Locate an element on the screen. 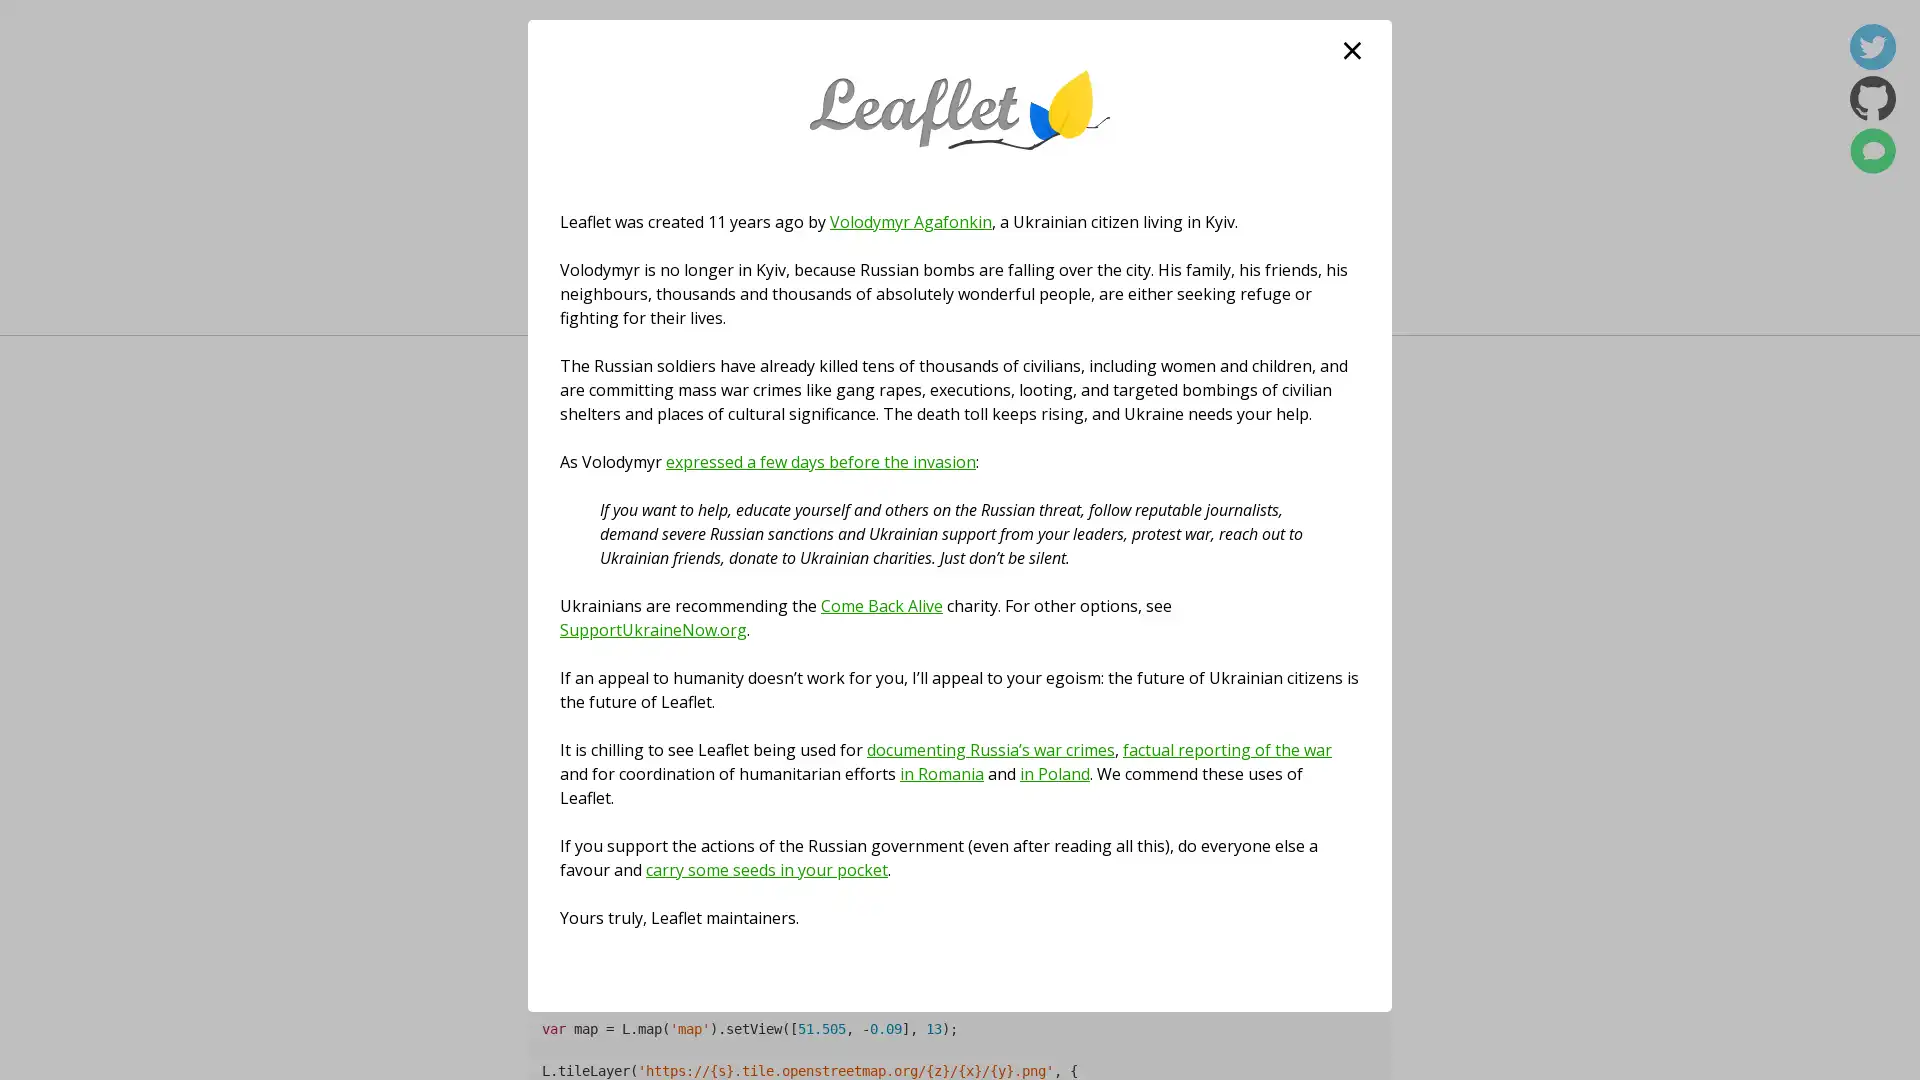  Marker is located at coordinates (960, 784).